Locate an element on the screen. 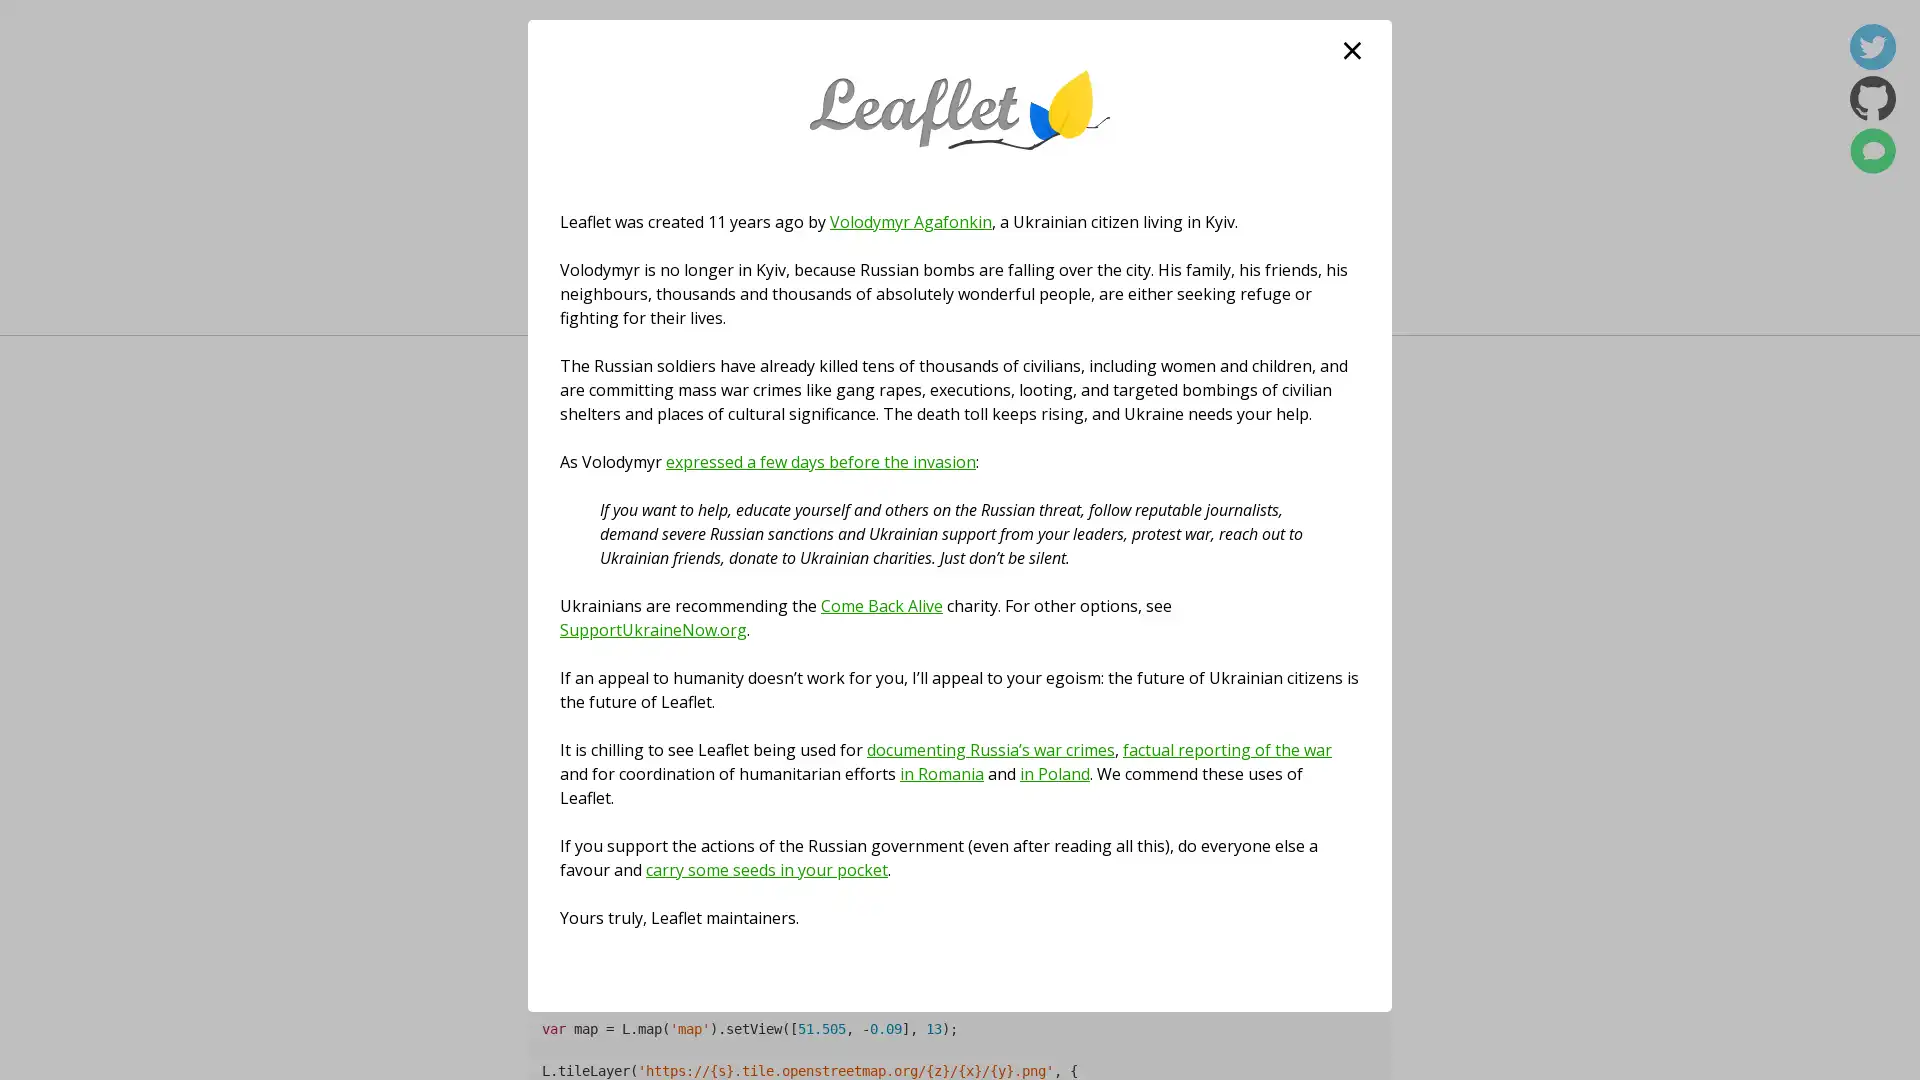  Marker is located at coordinates (960, 784).